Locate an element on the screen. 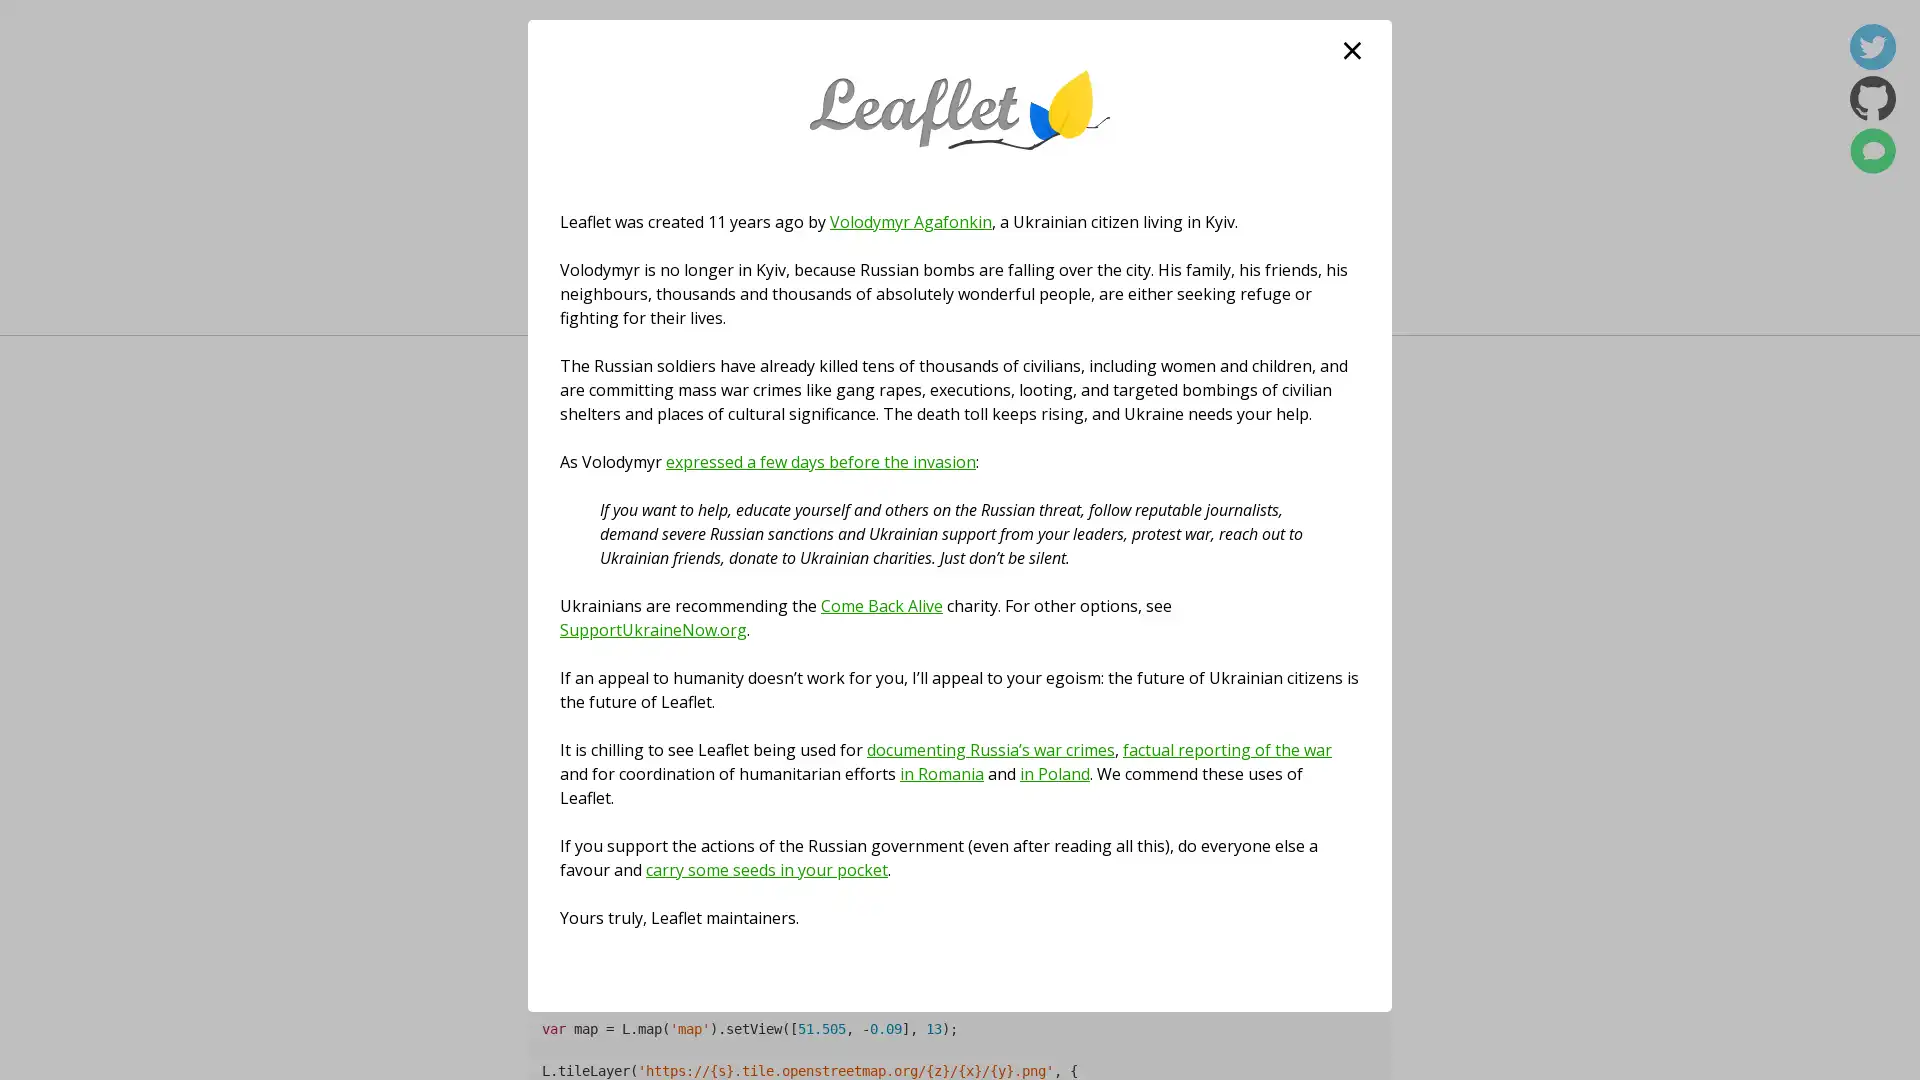  Marker is located at coordinates (960, 784).